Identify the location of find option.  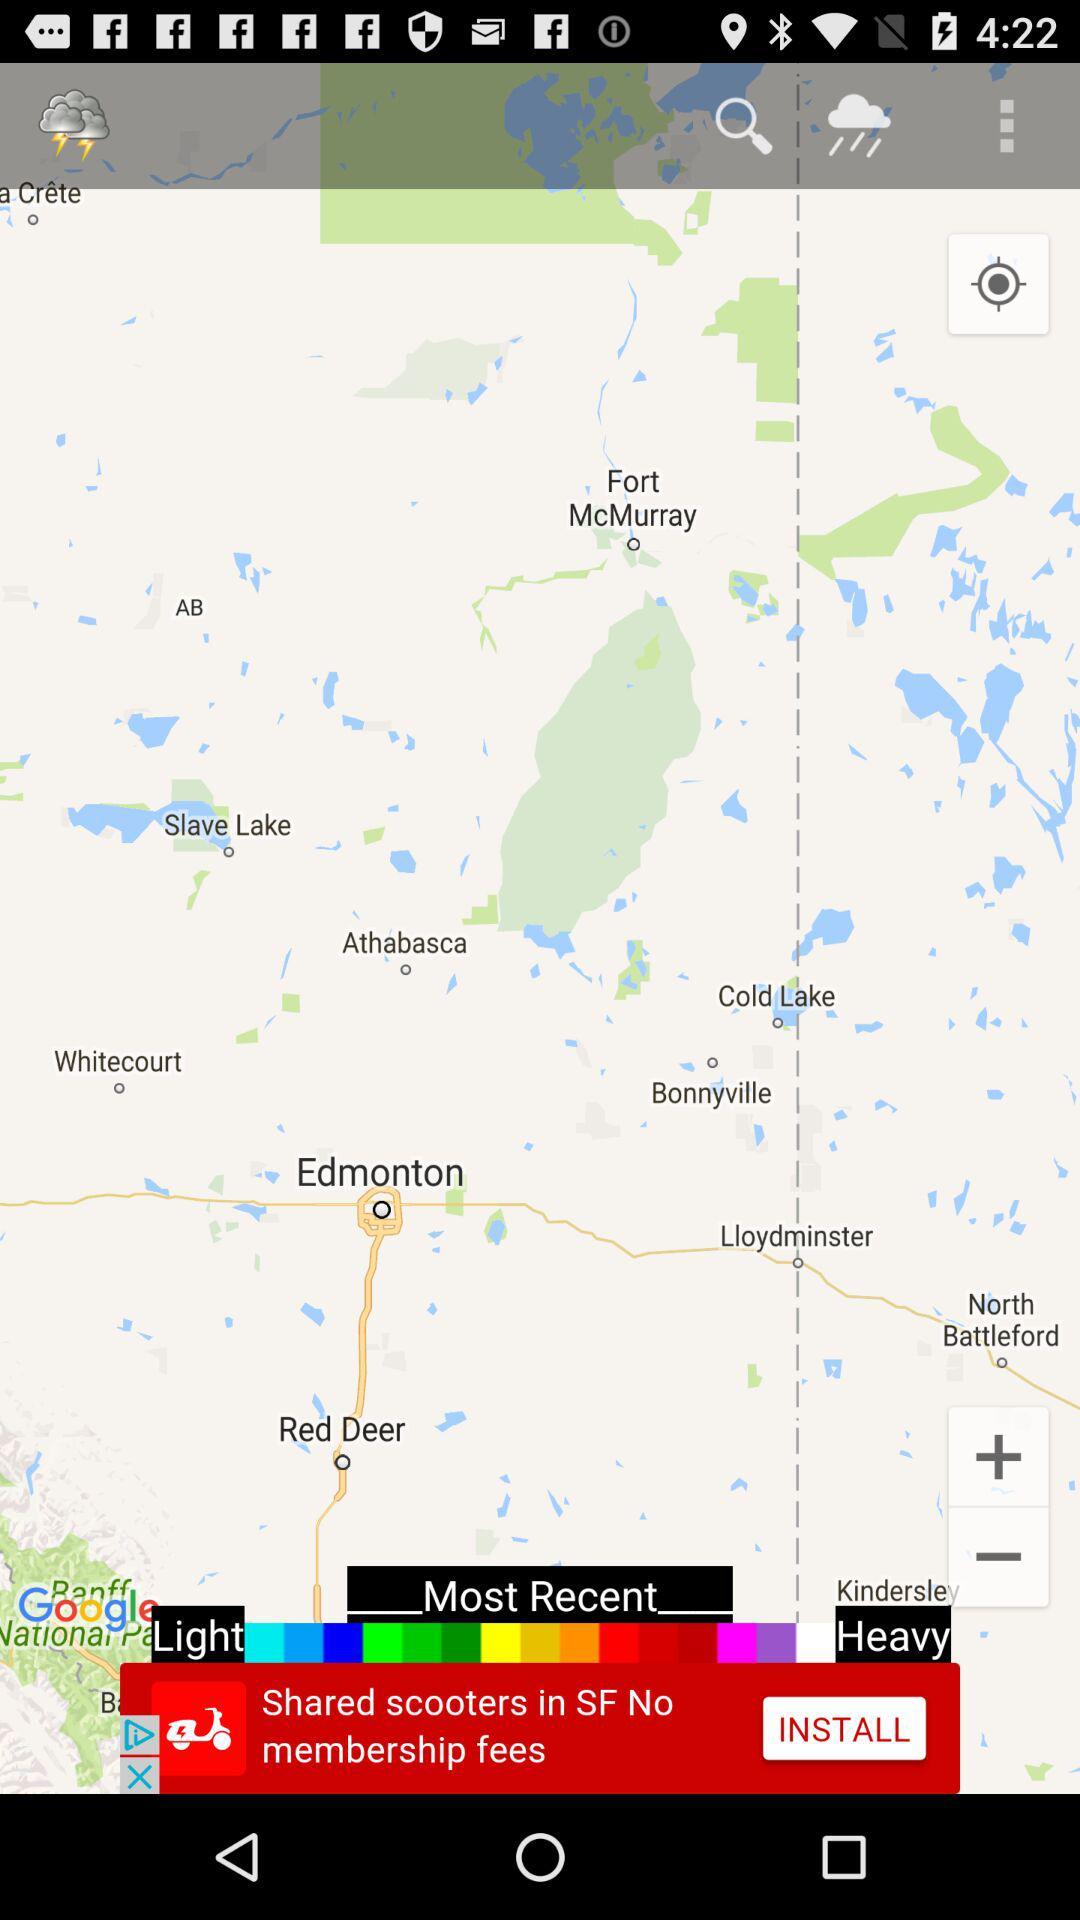
(744, 124).